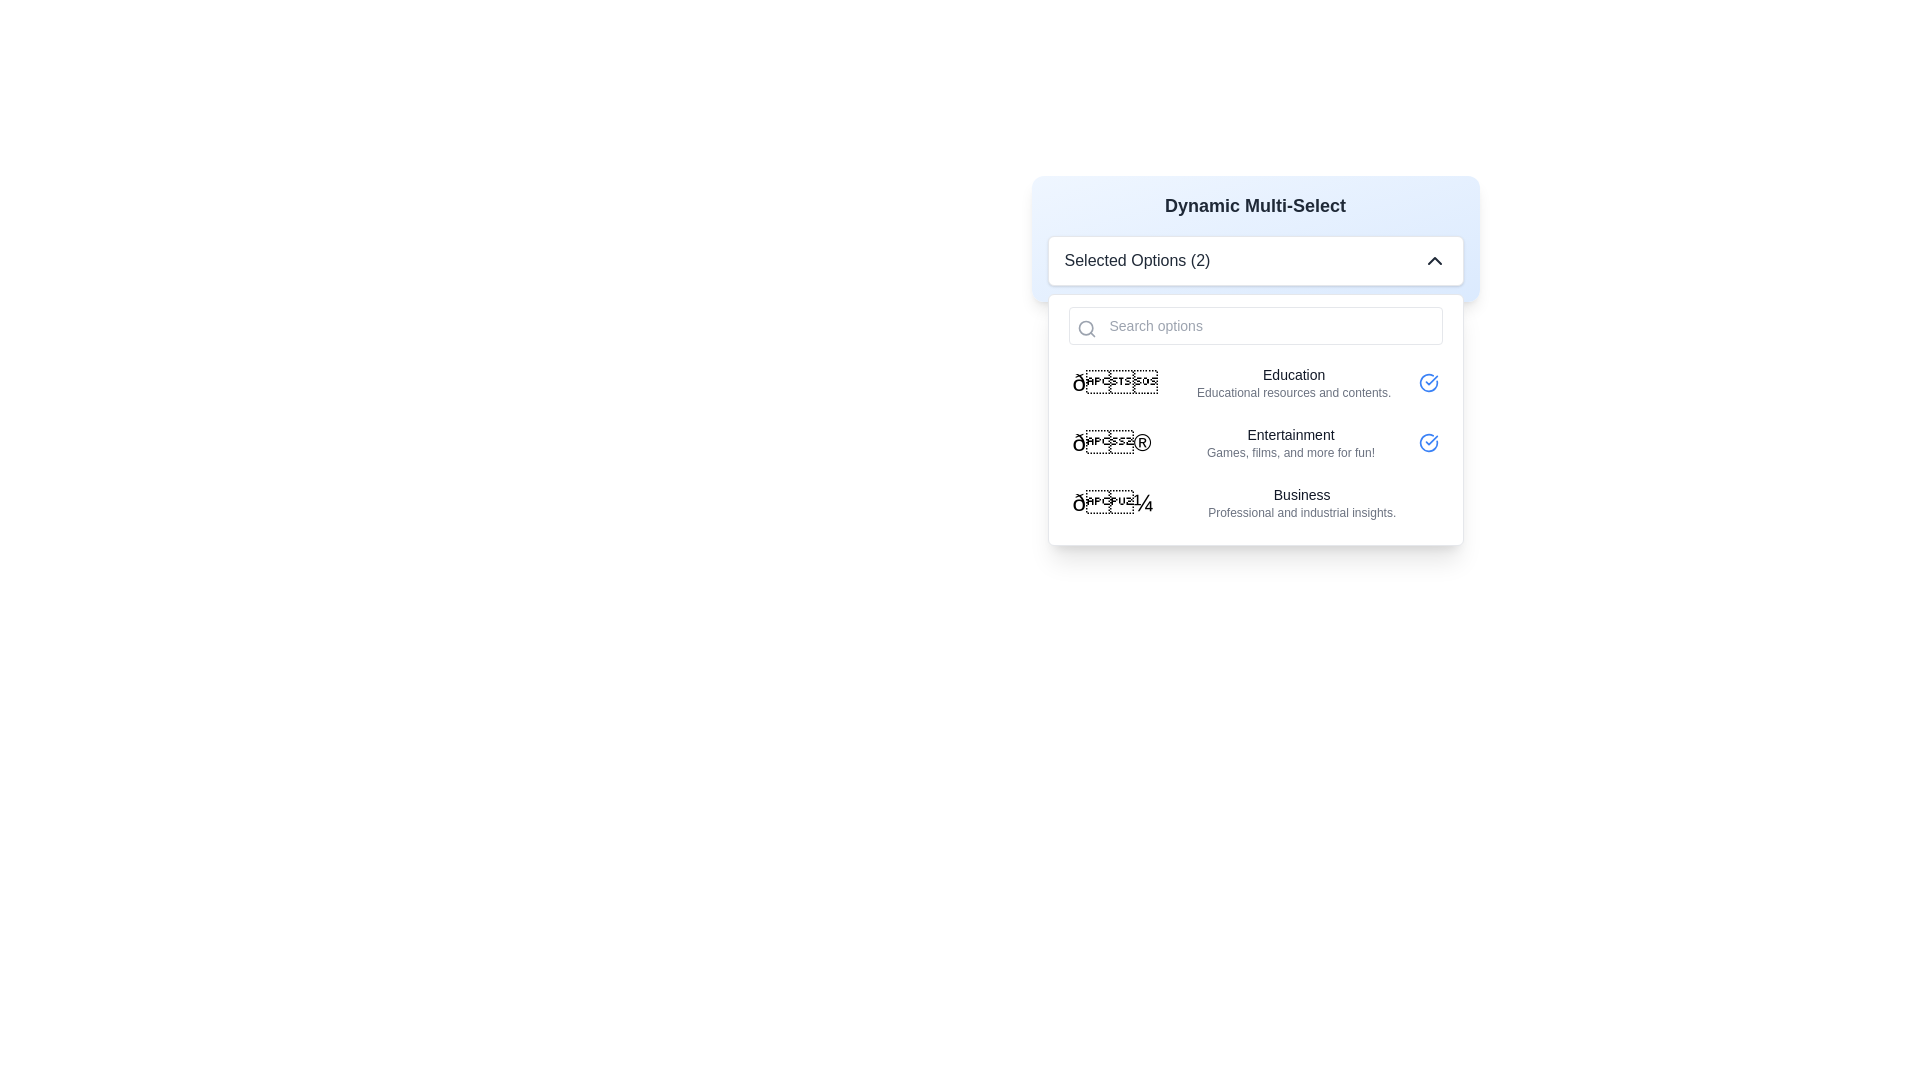 The height and width of the screenshot is (1080, 1920). I want to click on the magnifying glass icon, which is styled as a small gray outline and positioned to the left of the 'Search options' placeholder text in the search input area, so click(1085, 327).